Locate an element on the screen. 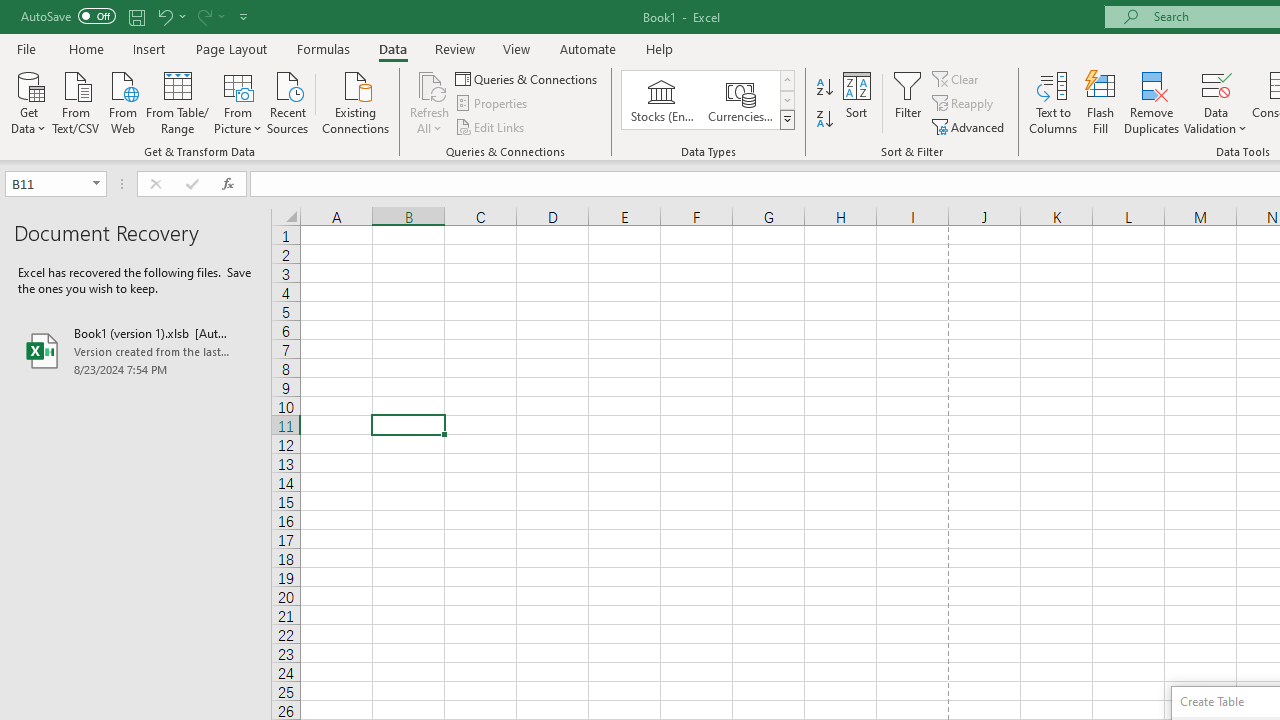 The image size is (1280, 720). 'Save' is located at coordinates (135, 16).